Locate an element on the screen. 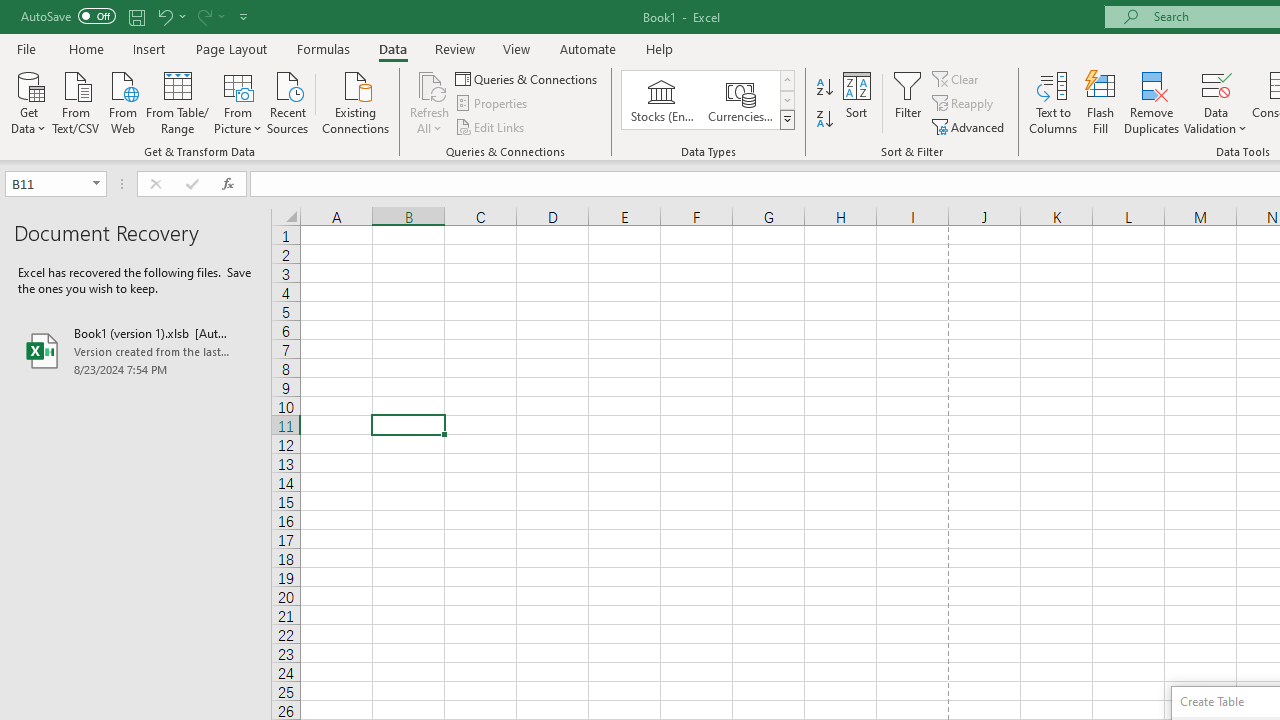 The image size is (1280, 720). 'Save' is located at coordinates (135, 16).